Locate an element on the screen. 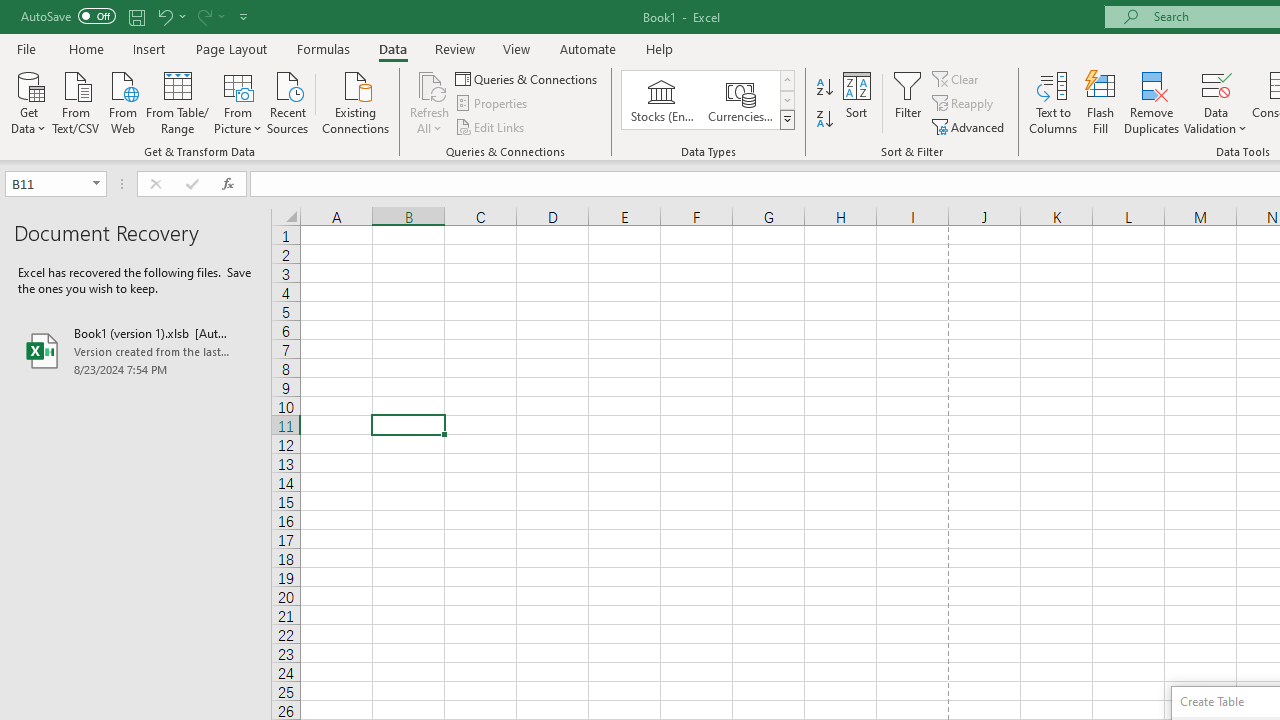 The image size is (1280, 720). 'Save' is located at coordinates (135, 16).